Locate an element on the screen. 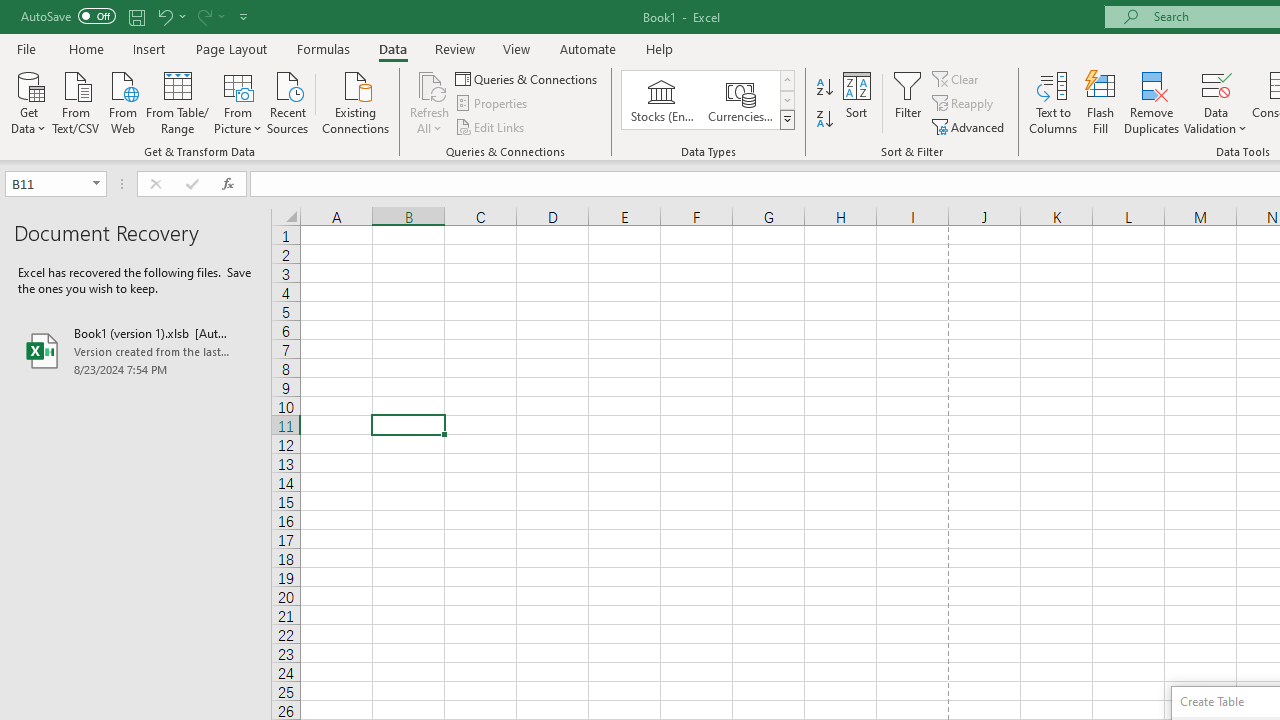 The image size is (1280, 720). 'Save' is located at coordinates (135, 16).